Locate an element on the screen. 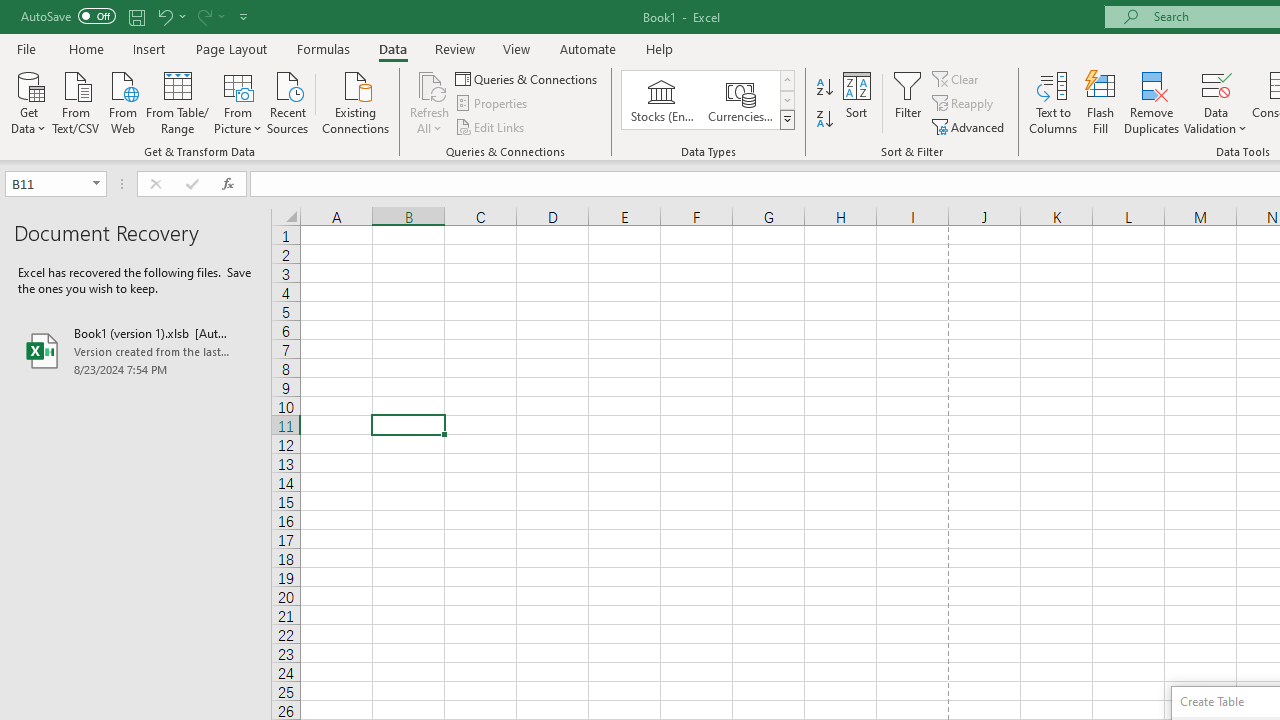 The image size is (1280, 720). 'Save' is located at coordinates (135, 16).